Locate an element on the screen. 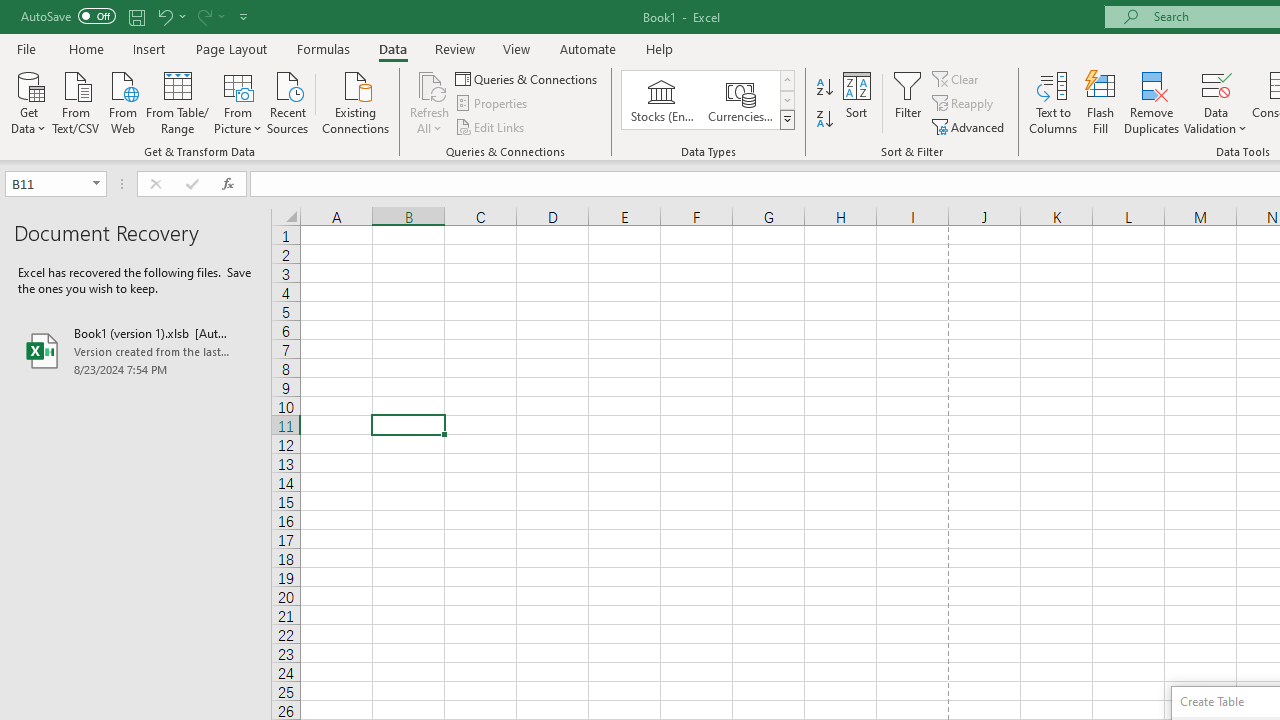 The image size is (1280, 720). 'Save' is located at coordinates (135, 16).